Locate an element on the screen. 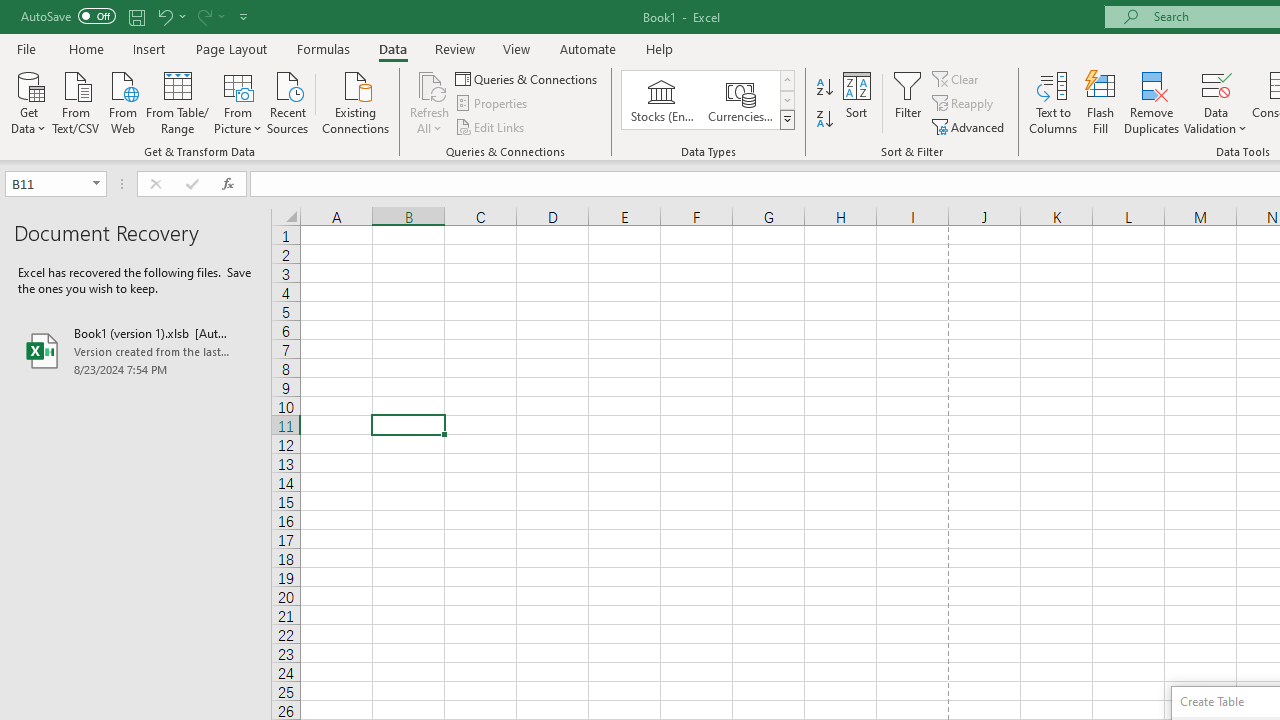 The image size is (1280, 720). 'Save' is located at coordinates (135, 16).